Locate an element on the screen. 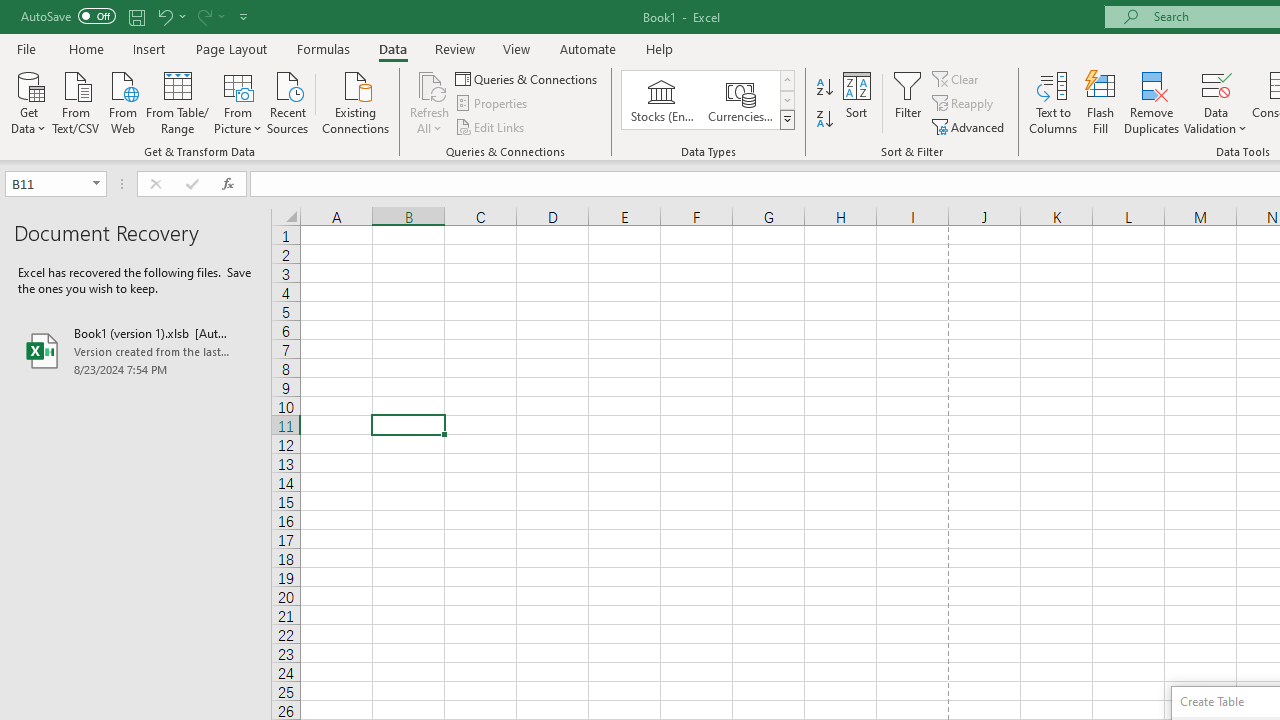 The image size is (1280, 720). 'Save' is located at coordinates (135, 16).